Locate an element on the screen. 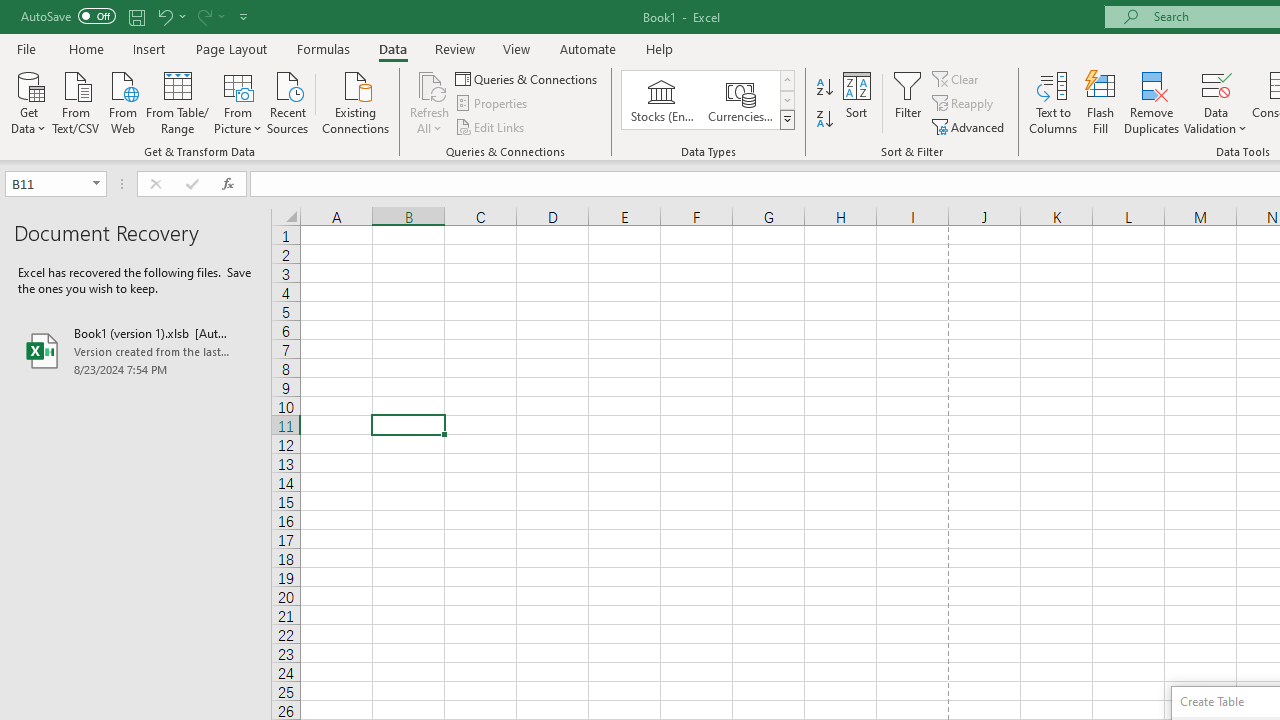 The image size is (1280, 720). 'Save' is located at coordinates (135, 16).